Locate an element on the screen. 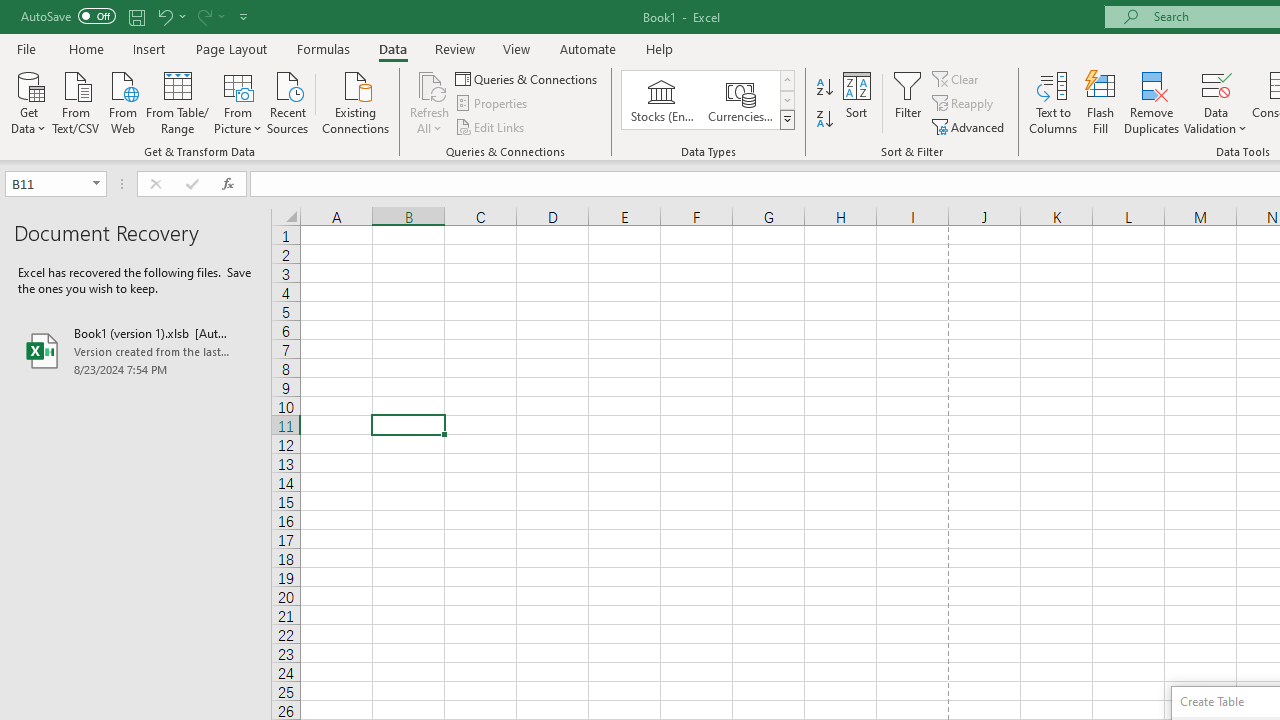 The image size is (1280, 720). 'Save' is located at coordinates (135, 16).